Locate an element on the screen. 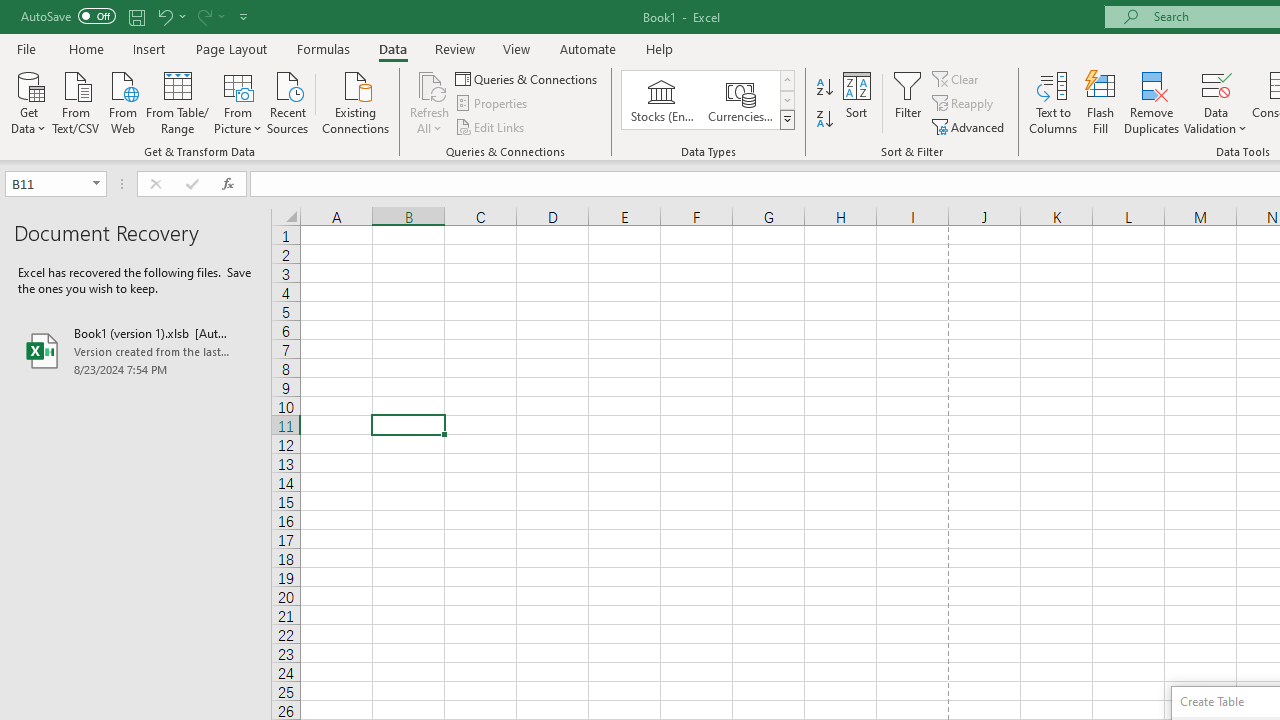 The image size is (1280, 720). 'Save' is located at coordinates (135, 16).